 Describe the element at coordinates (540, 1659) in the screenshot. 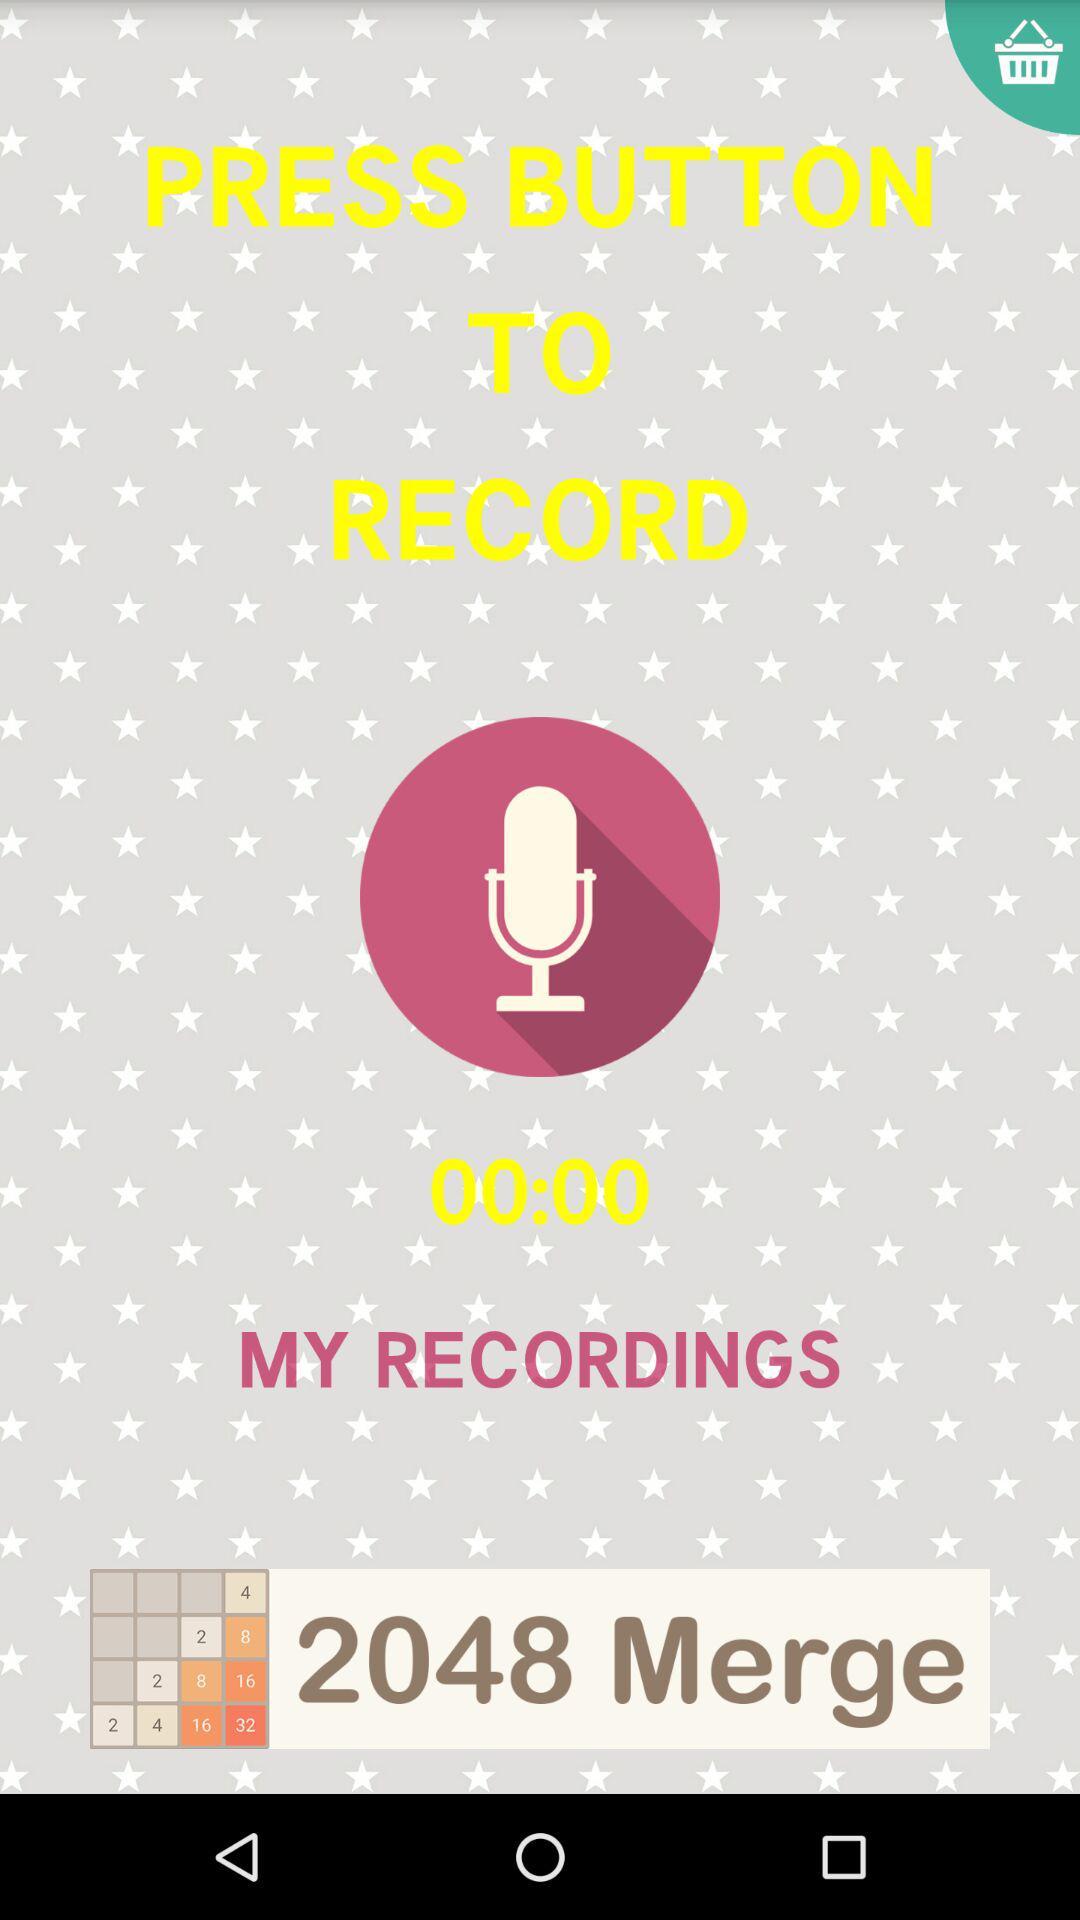

I see `the icon below my recordings` at that location.